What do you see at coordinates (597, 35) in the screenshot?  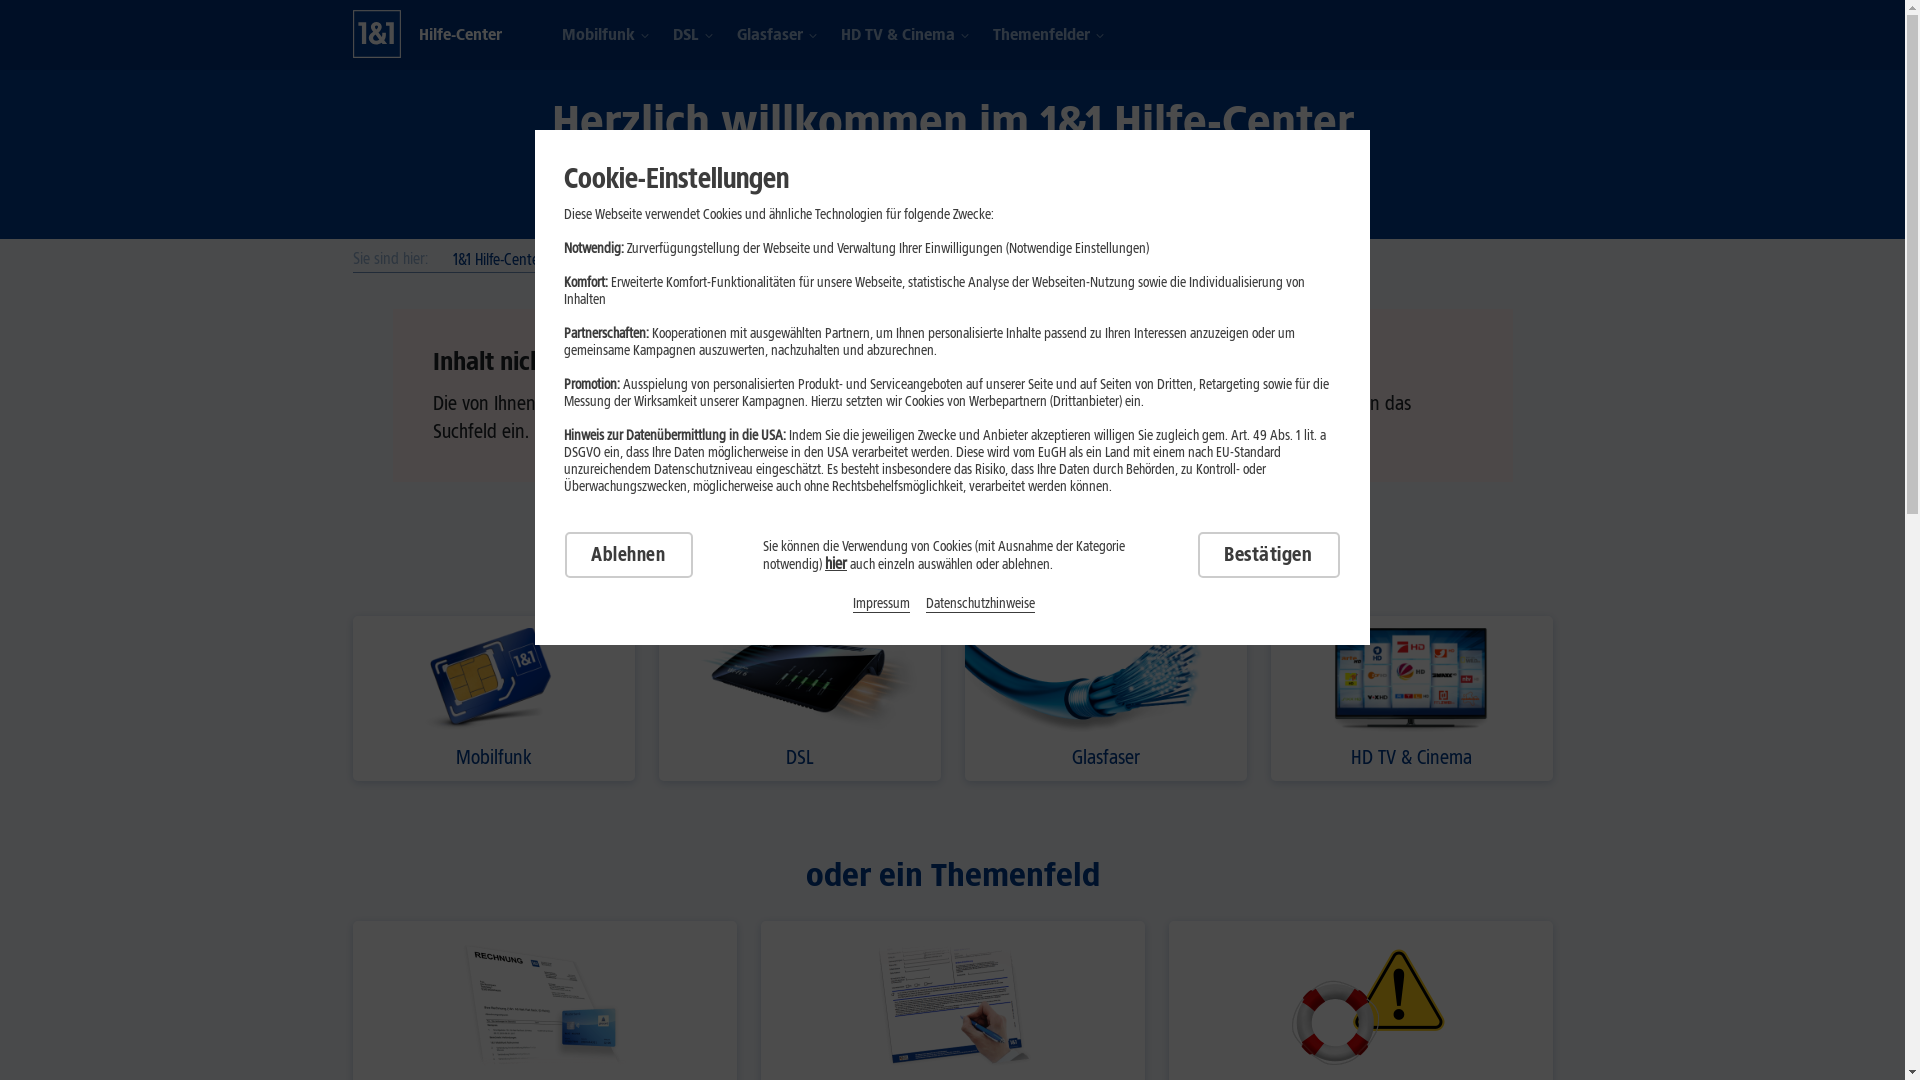 I see `'Mobilfunk'` at bounding box center [597, 35].